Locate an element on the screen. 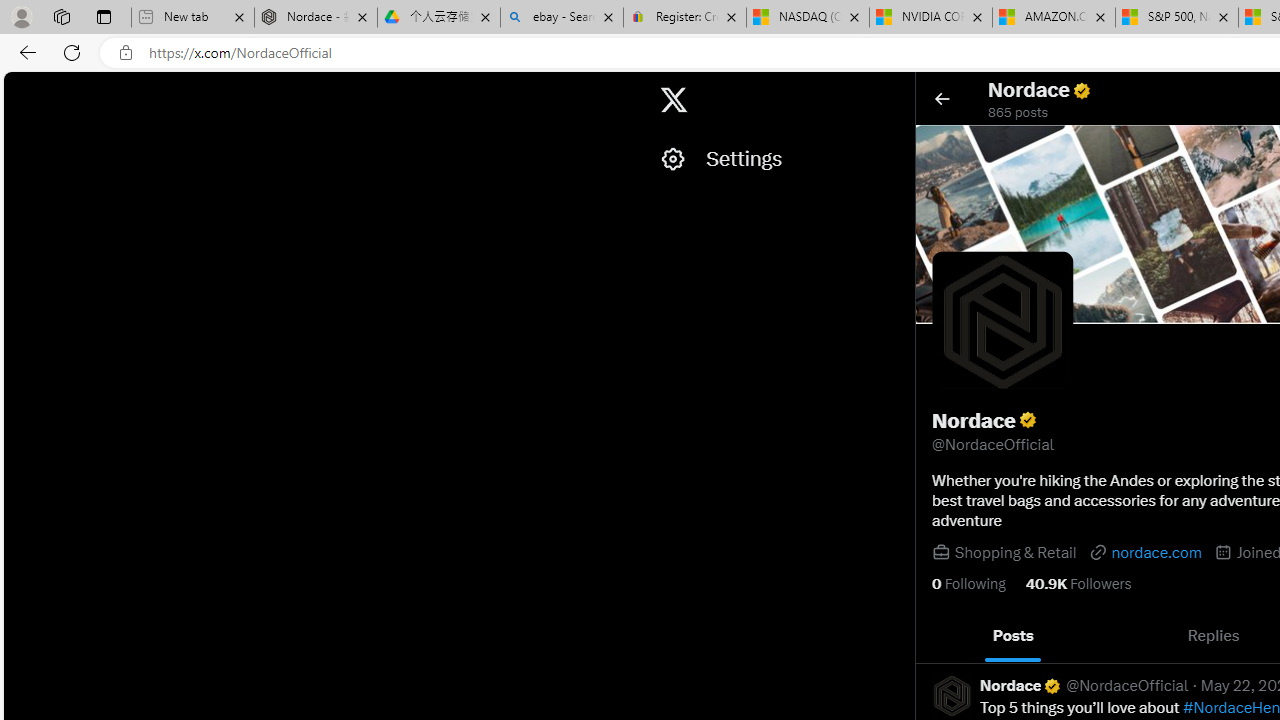  'Verified account' is located at coordinates (1051, 685).